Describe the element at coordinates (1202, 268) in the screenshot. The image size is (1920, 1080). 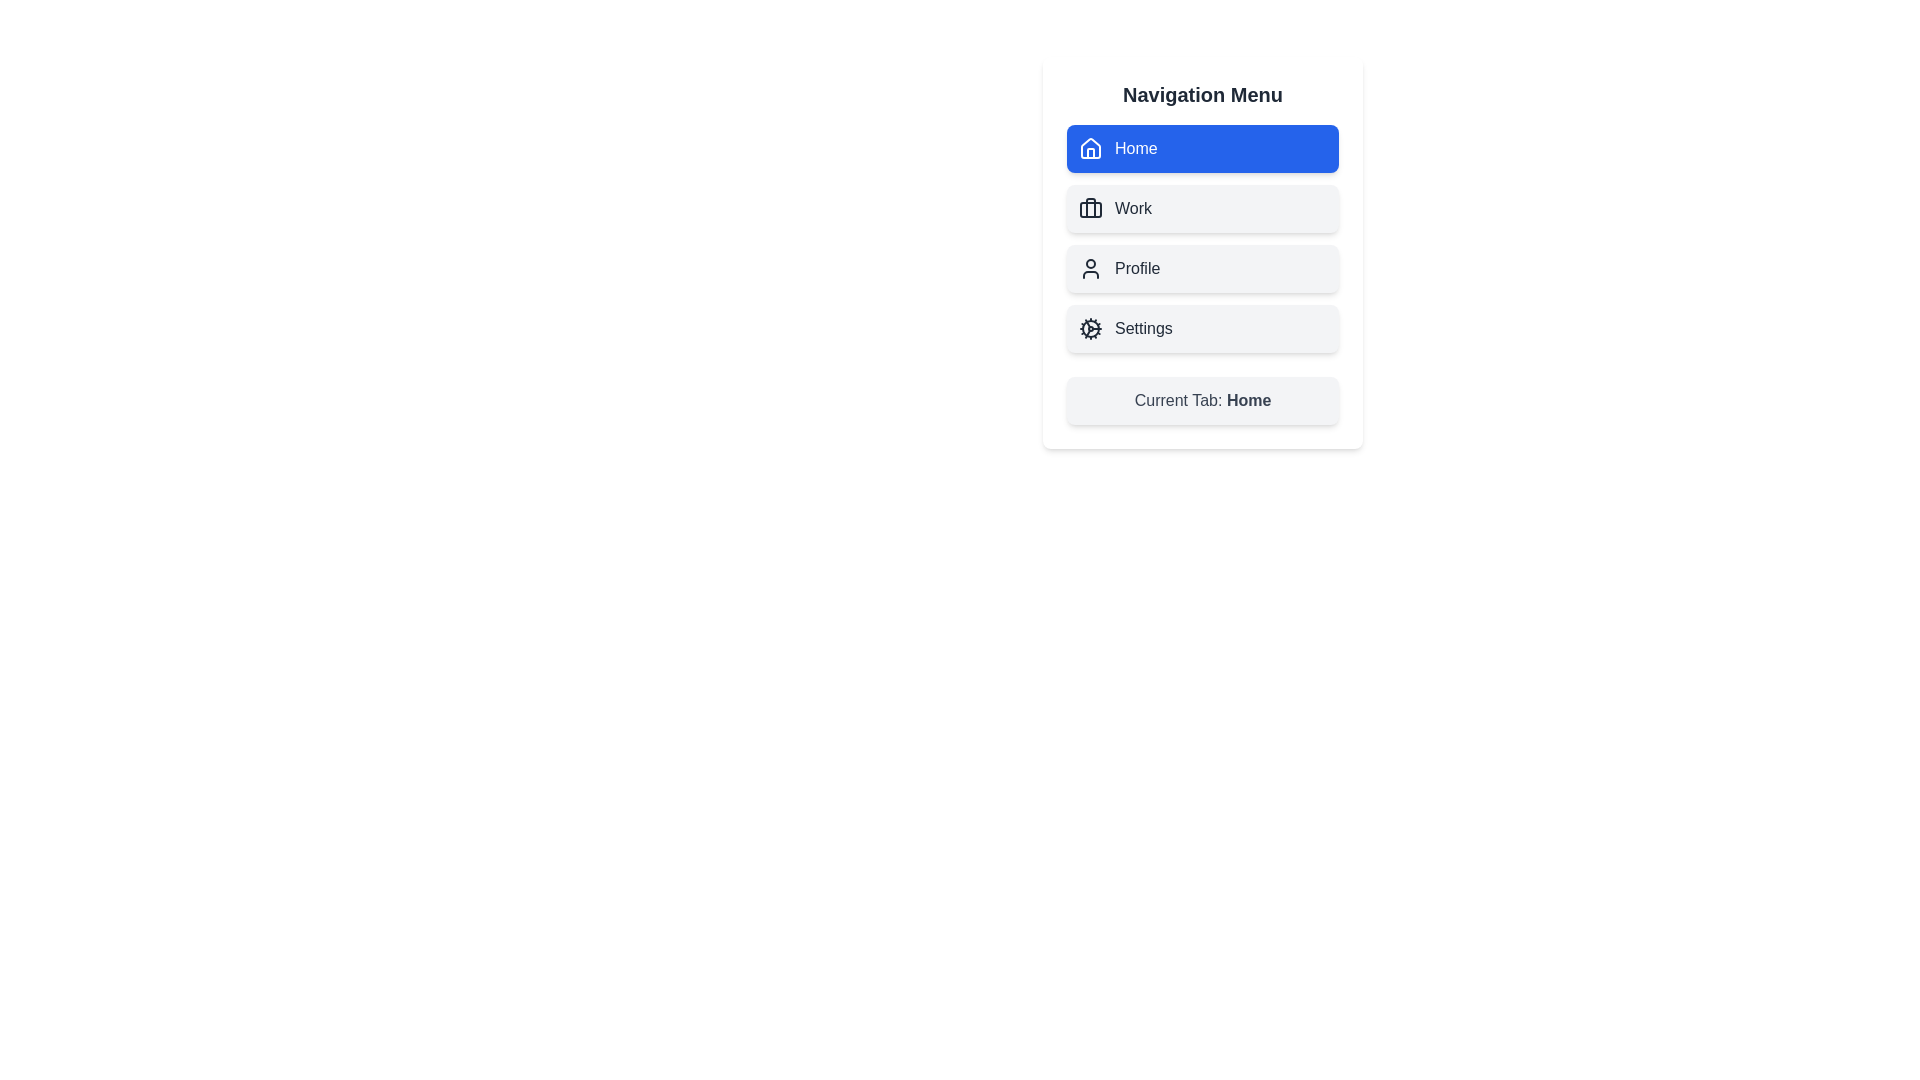
I see `the Profile tab to activate it` at that location.